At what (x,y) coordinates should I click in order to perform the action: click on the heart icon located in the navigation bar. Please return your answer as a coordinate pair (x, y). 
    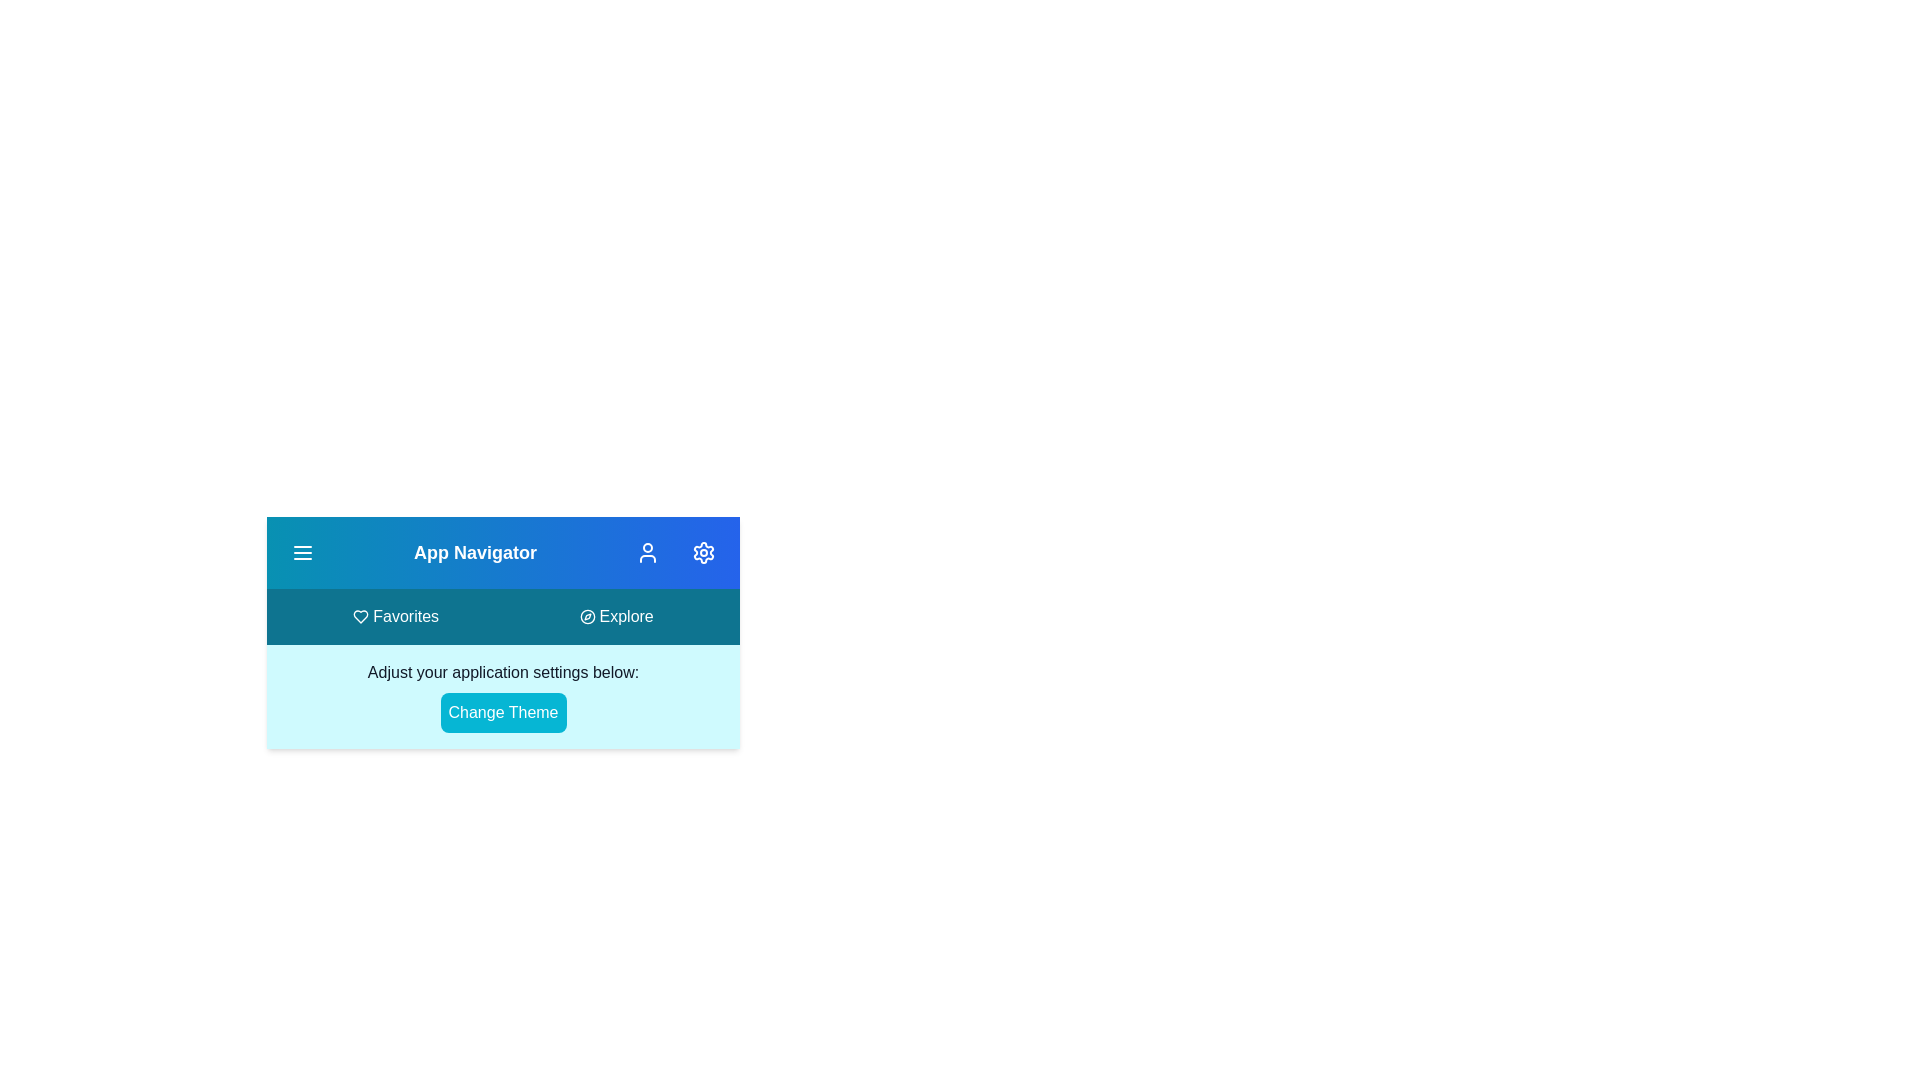
    Looking at the image, I should click on (360, 616).